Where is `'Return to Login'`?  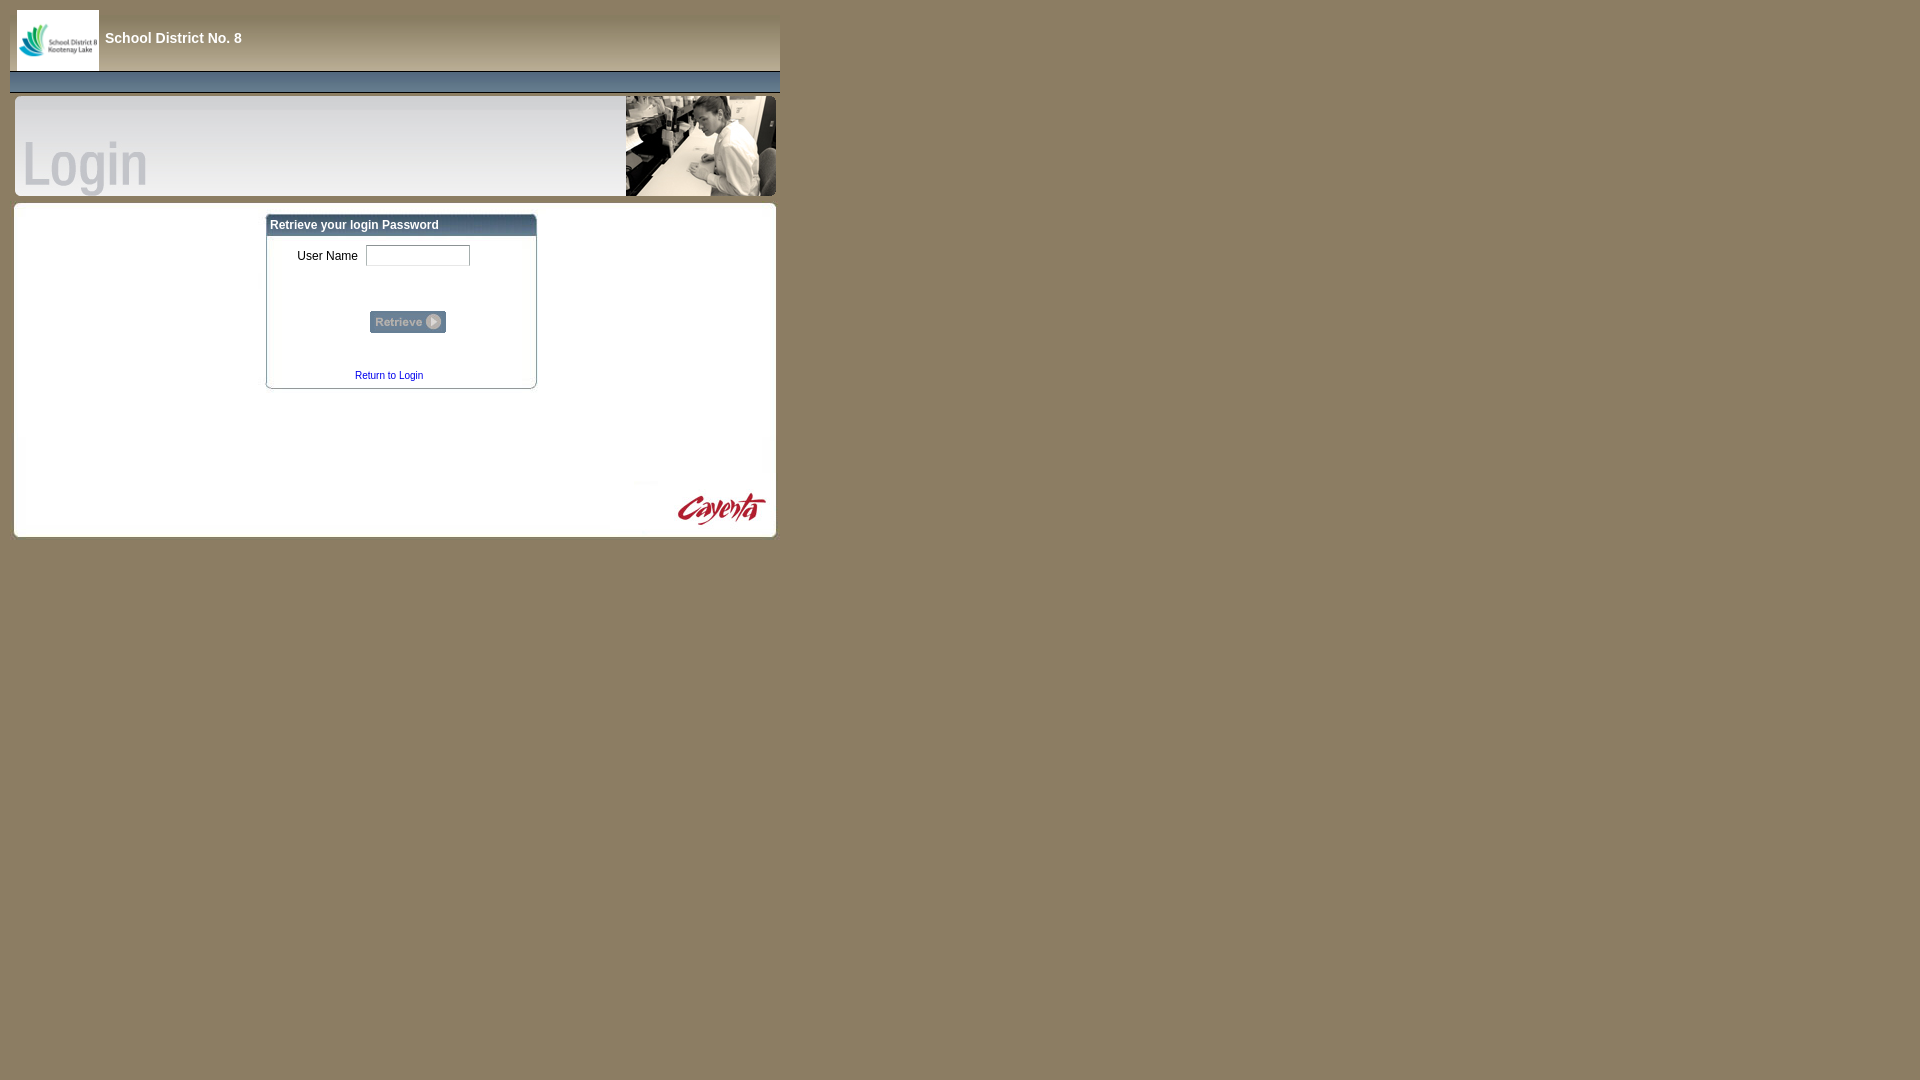 'Return to Login' is located at coordinates (388, 375).